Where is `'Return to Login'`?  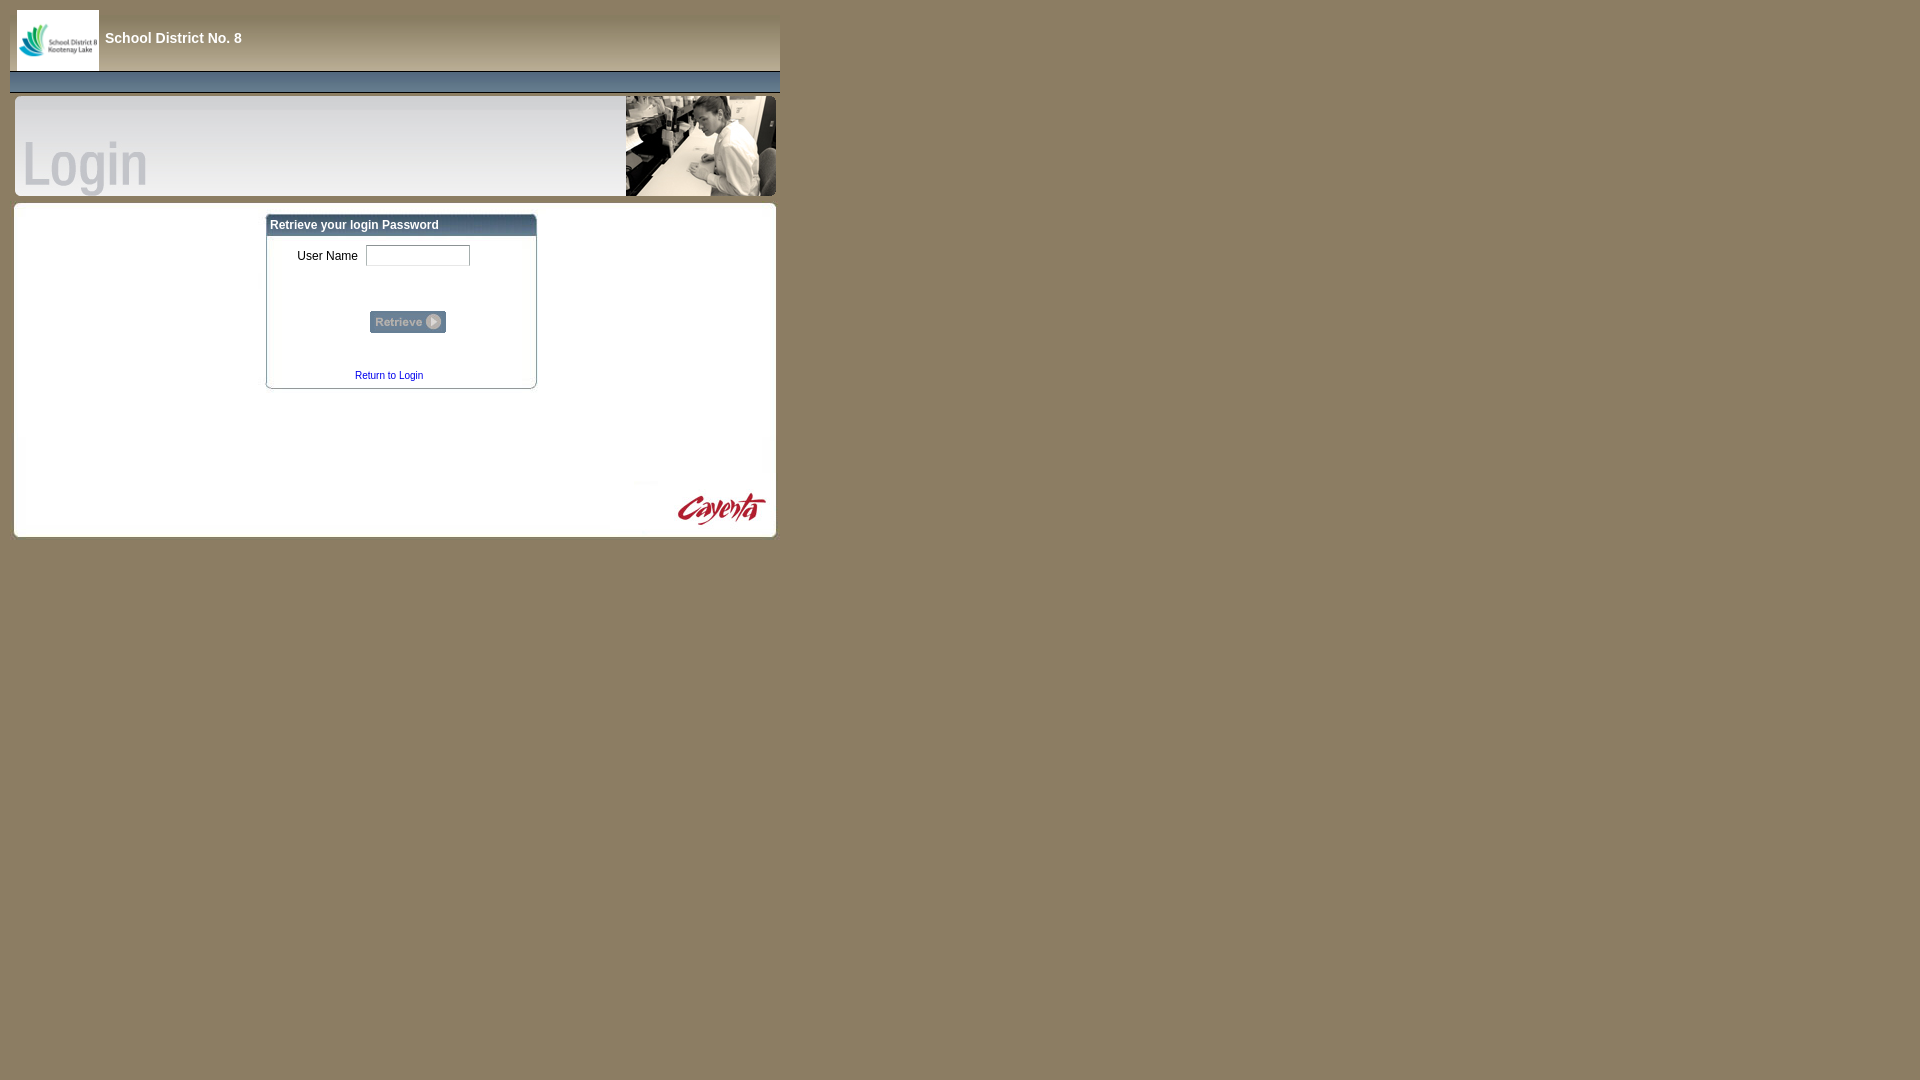 'Return to Login' is located at coordinates (388, 375).